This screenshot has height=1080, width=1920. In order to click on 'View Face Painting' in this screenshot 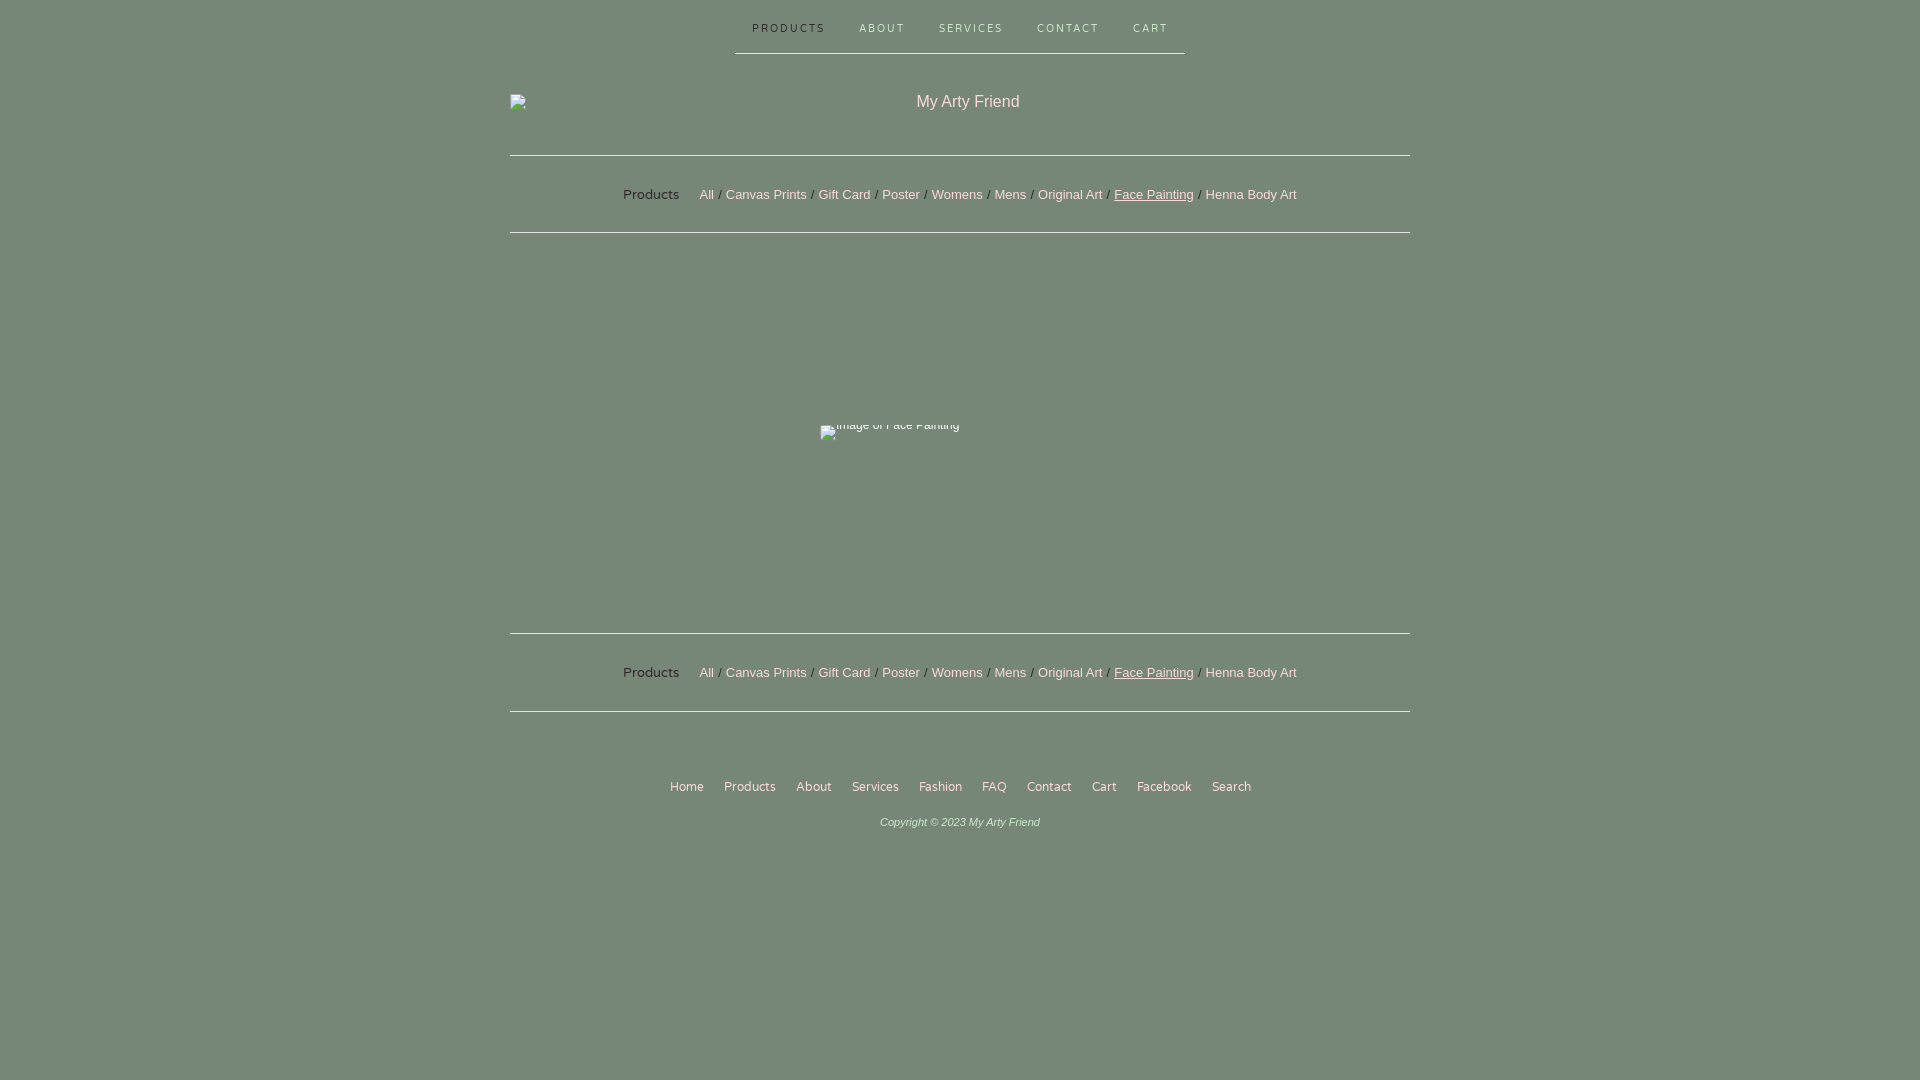, I will do `click(960, 431)`.